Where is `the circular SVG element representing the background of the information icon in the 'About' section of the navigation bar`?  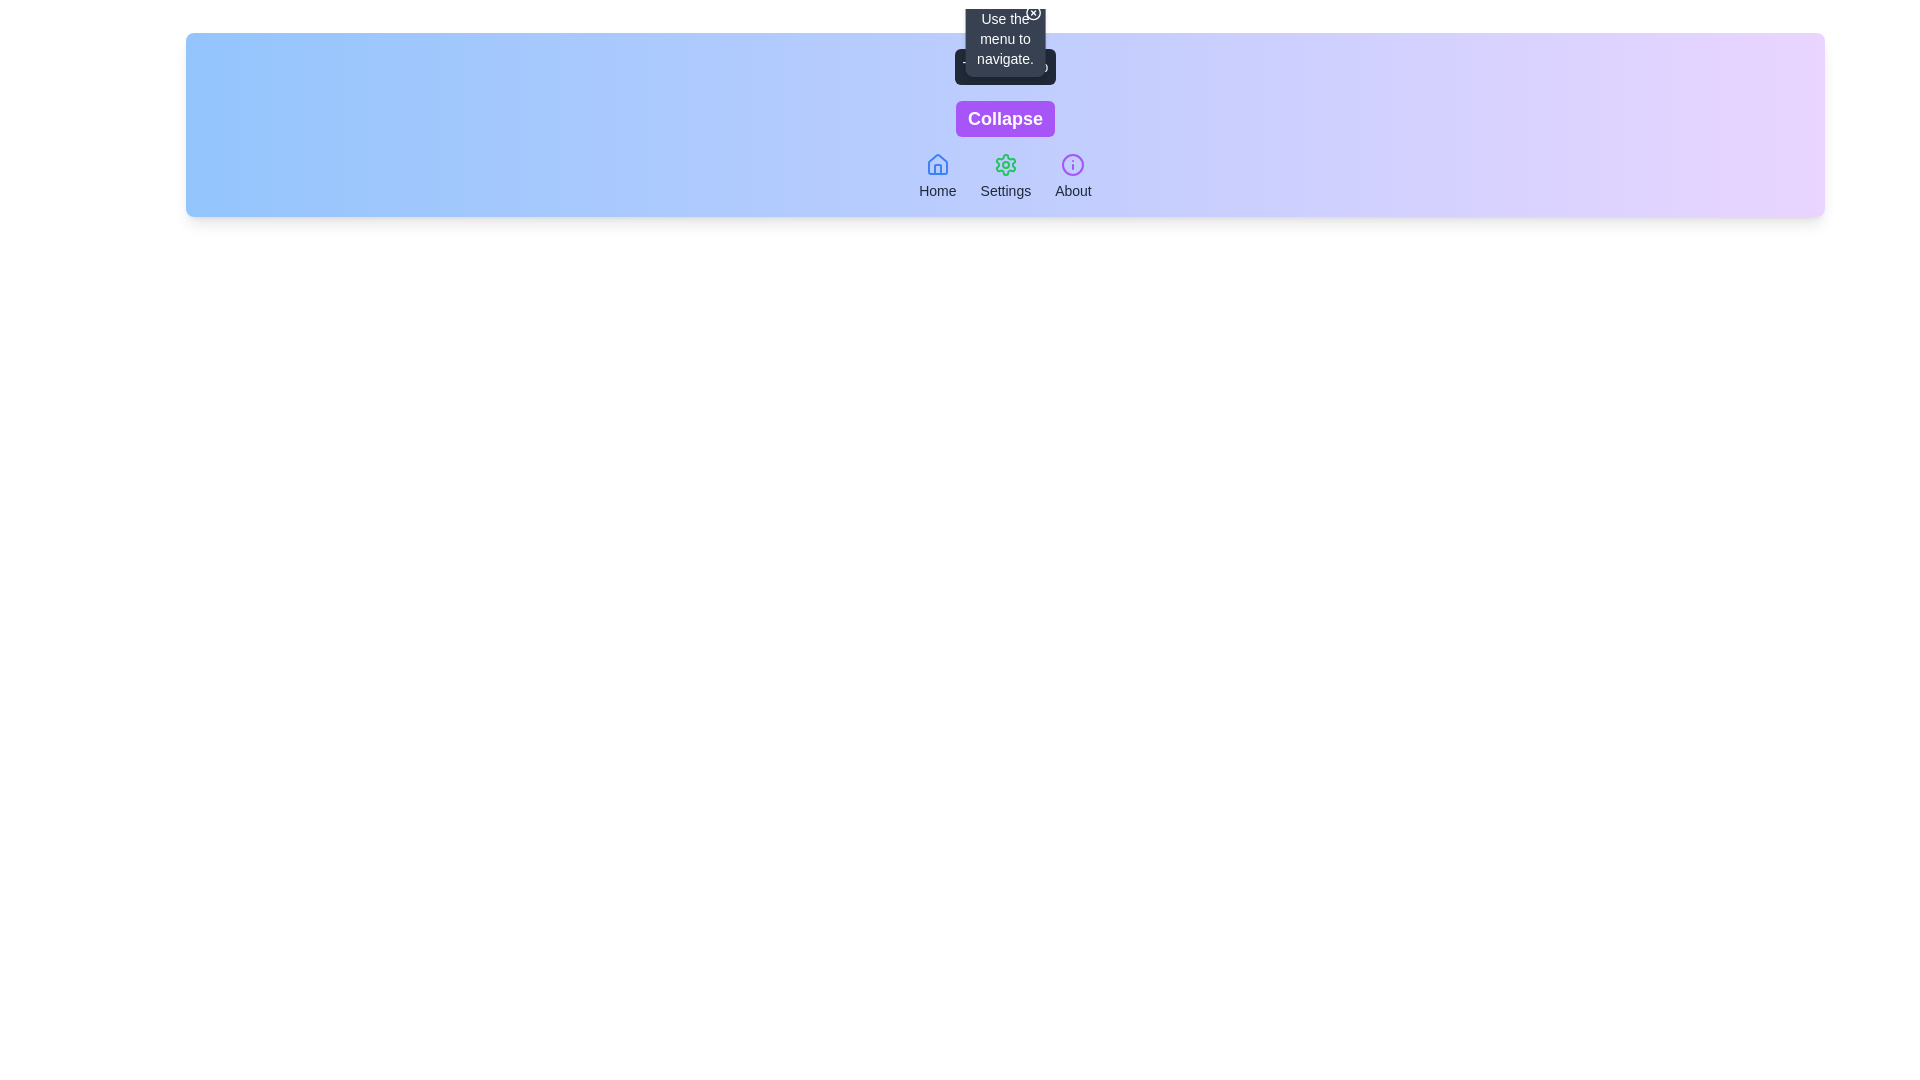
the circular SVG element representing the background of the information icon in the 'About' section of the navigation bar is located at coordinates (1072, 164).